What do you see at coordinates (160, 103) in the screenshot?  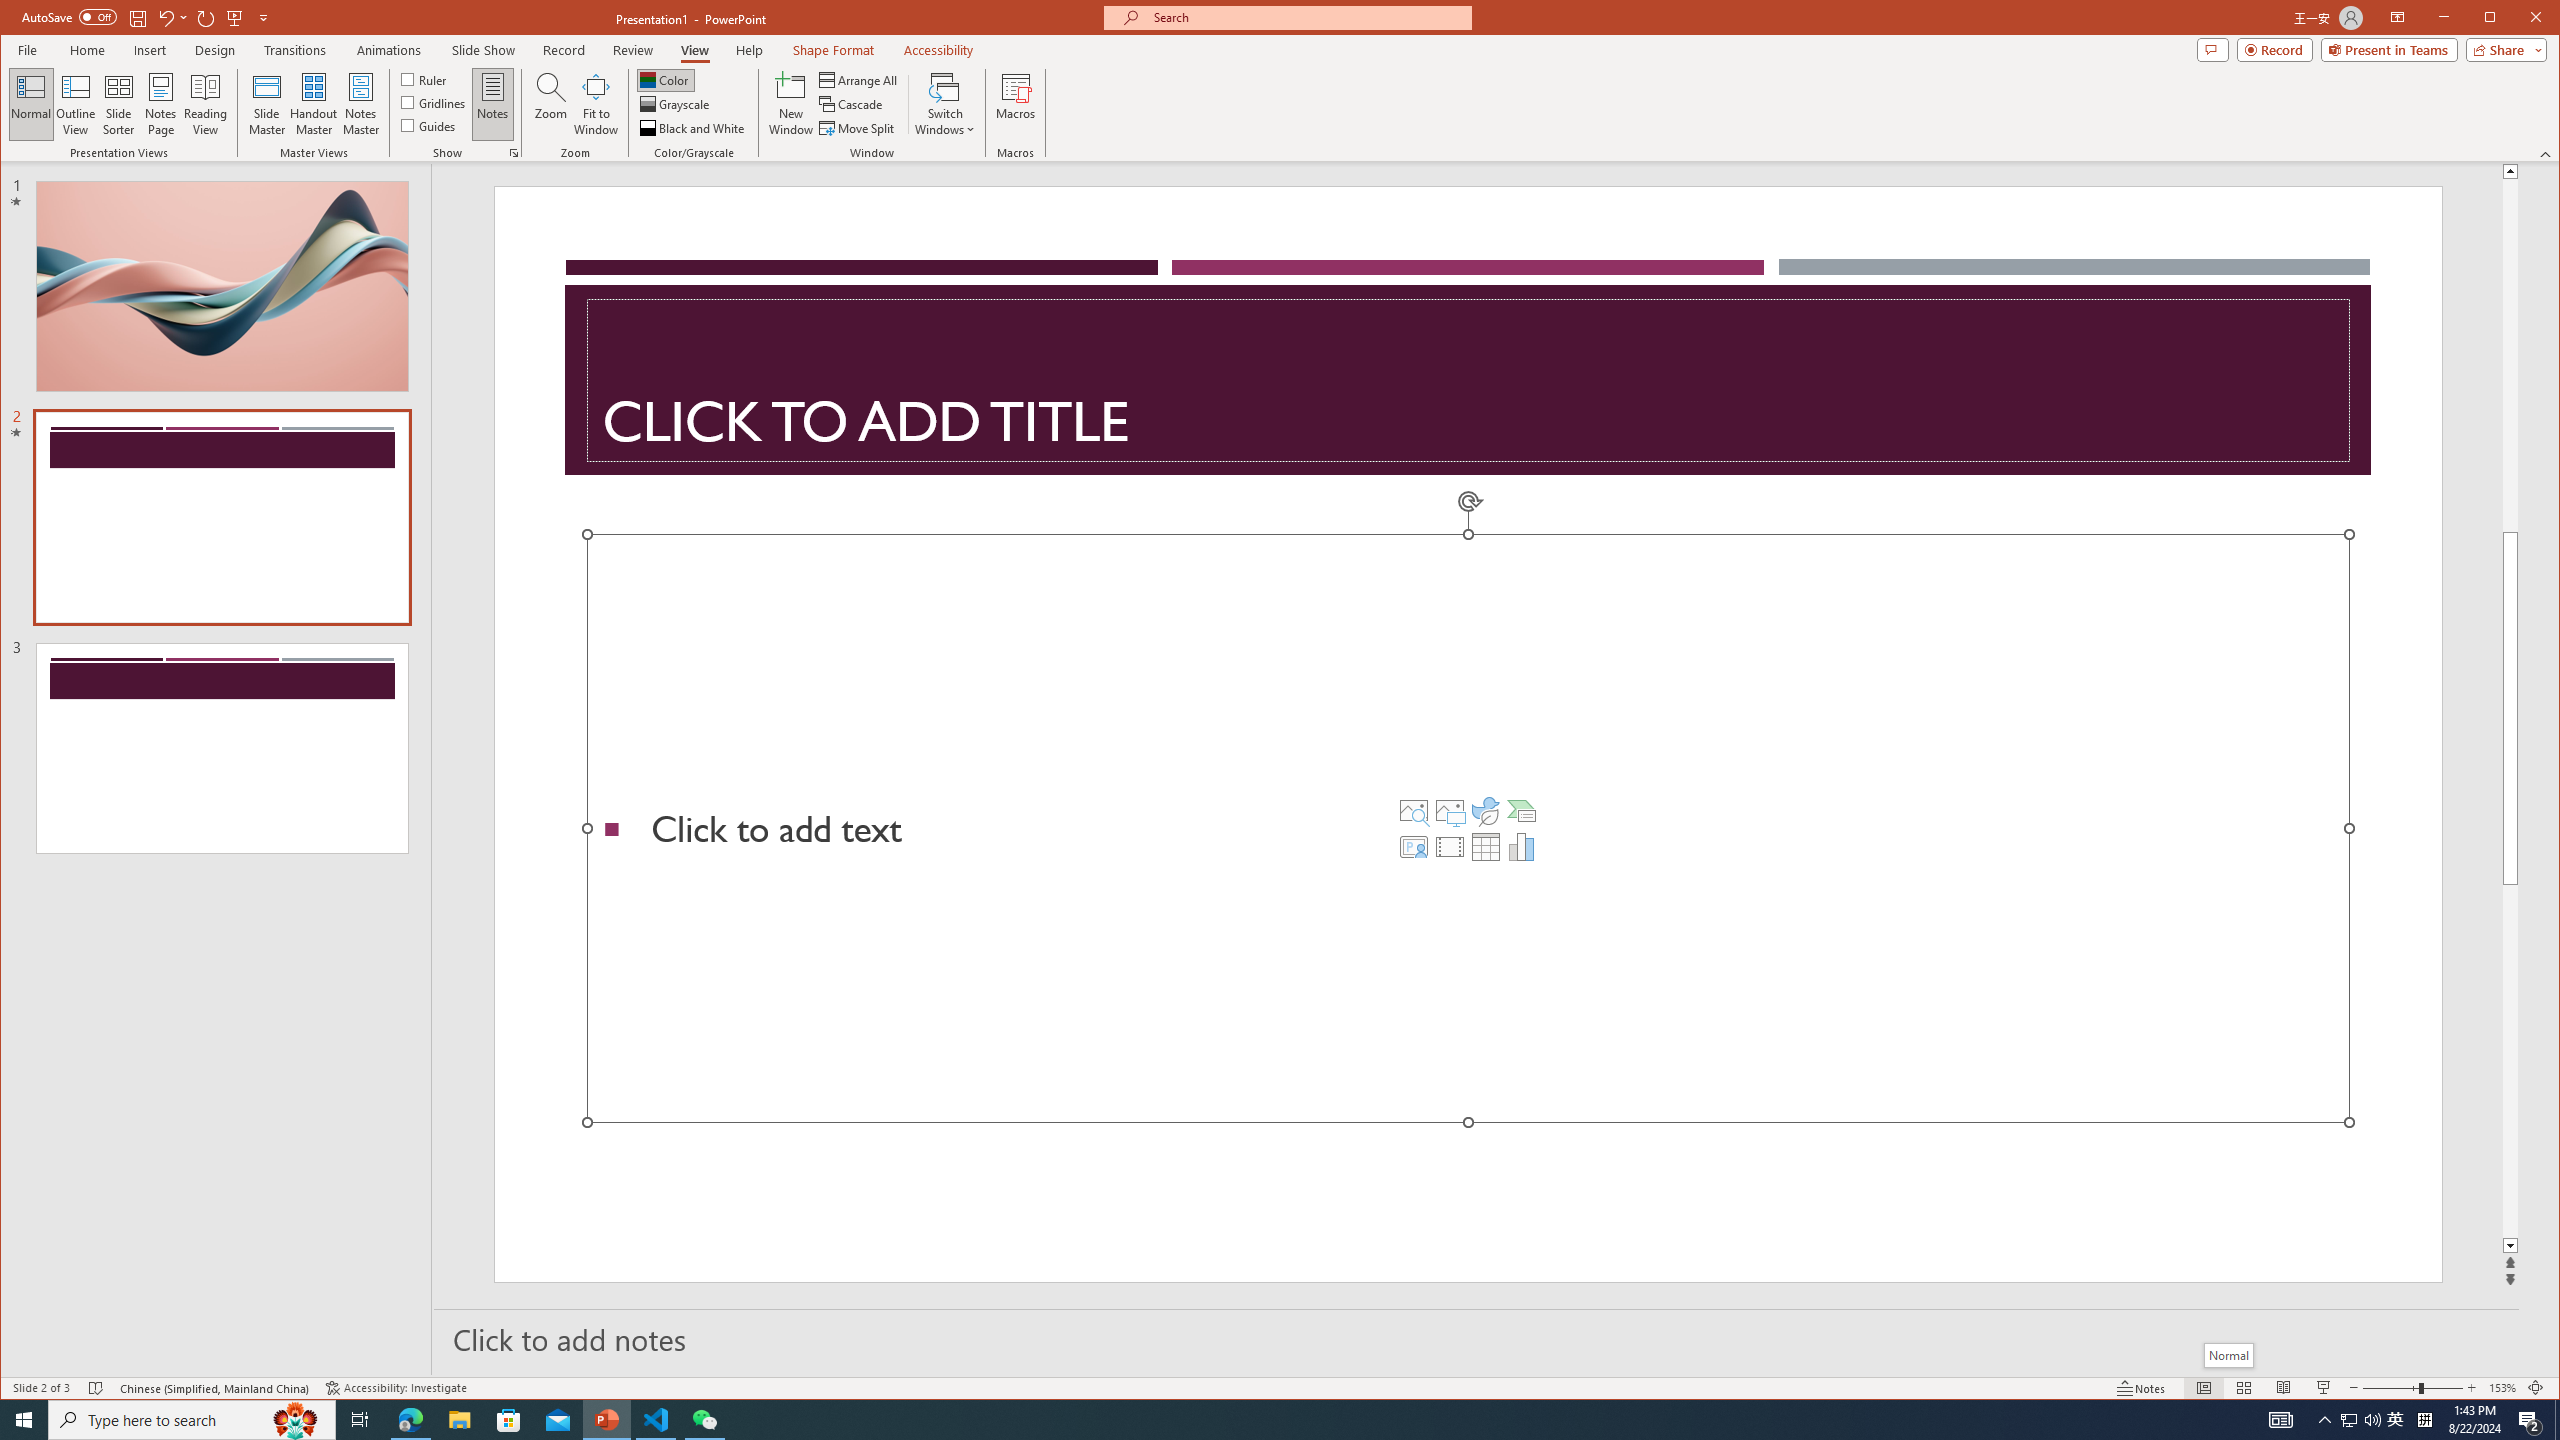 I see `'Notes Page'` at bounding box center [160, 103].